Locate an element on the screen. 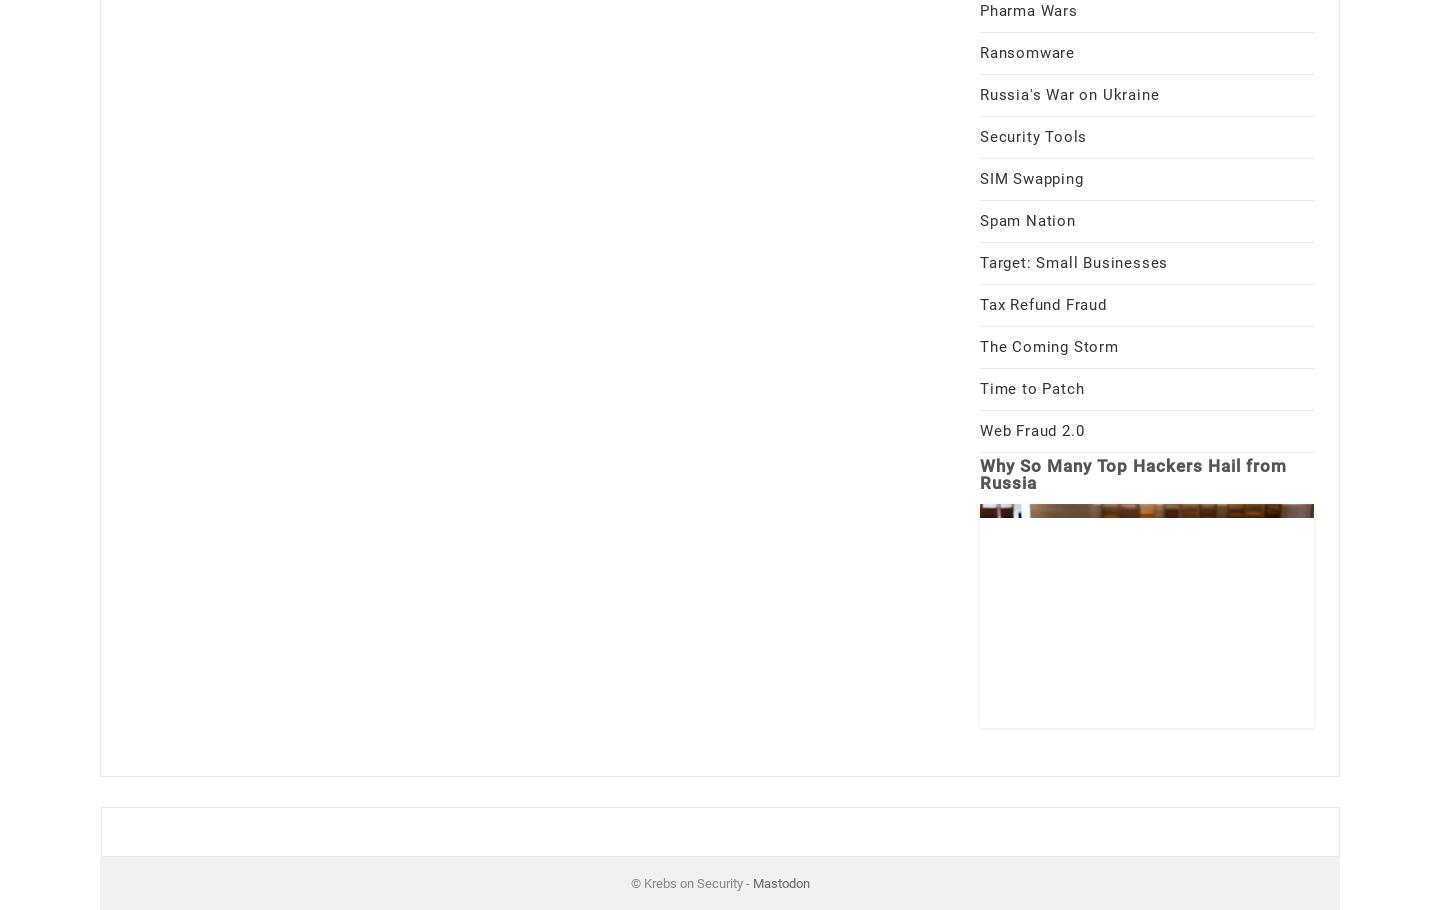  'Ransomware' is located at coordinates (1027, 51).